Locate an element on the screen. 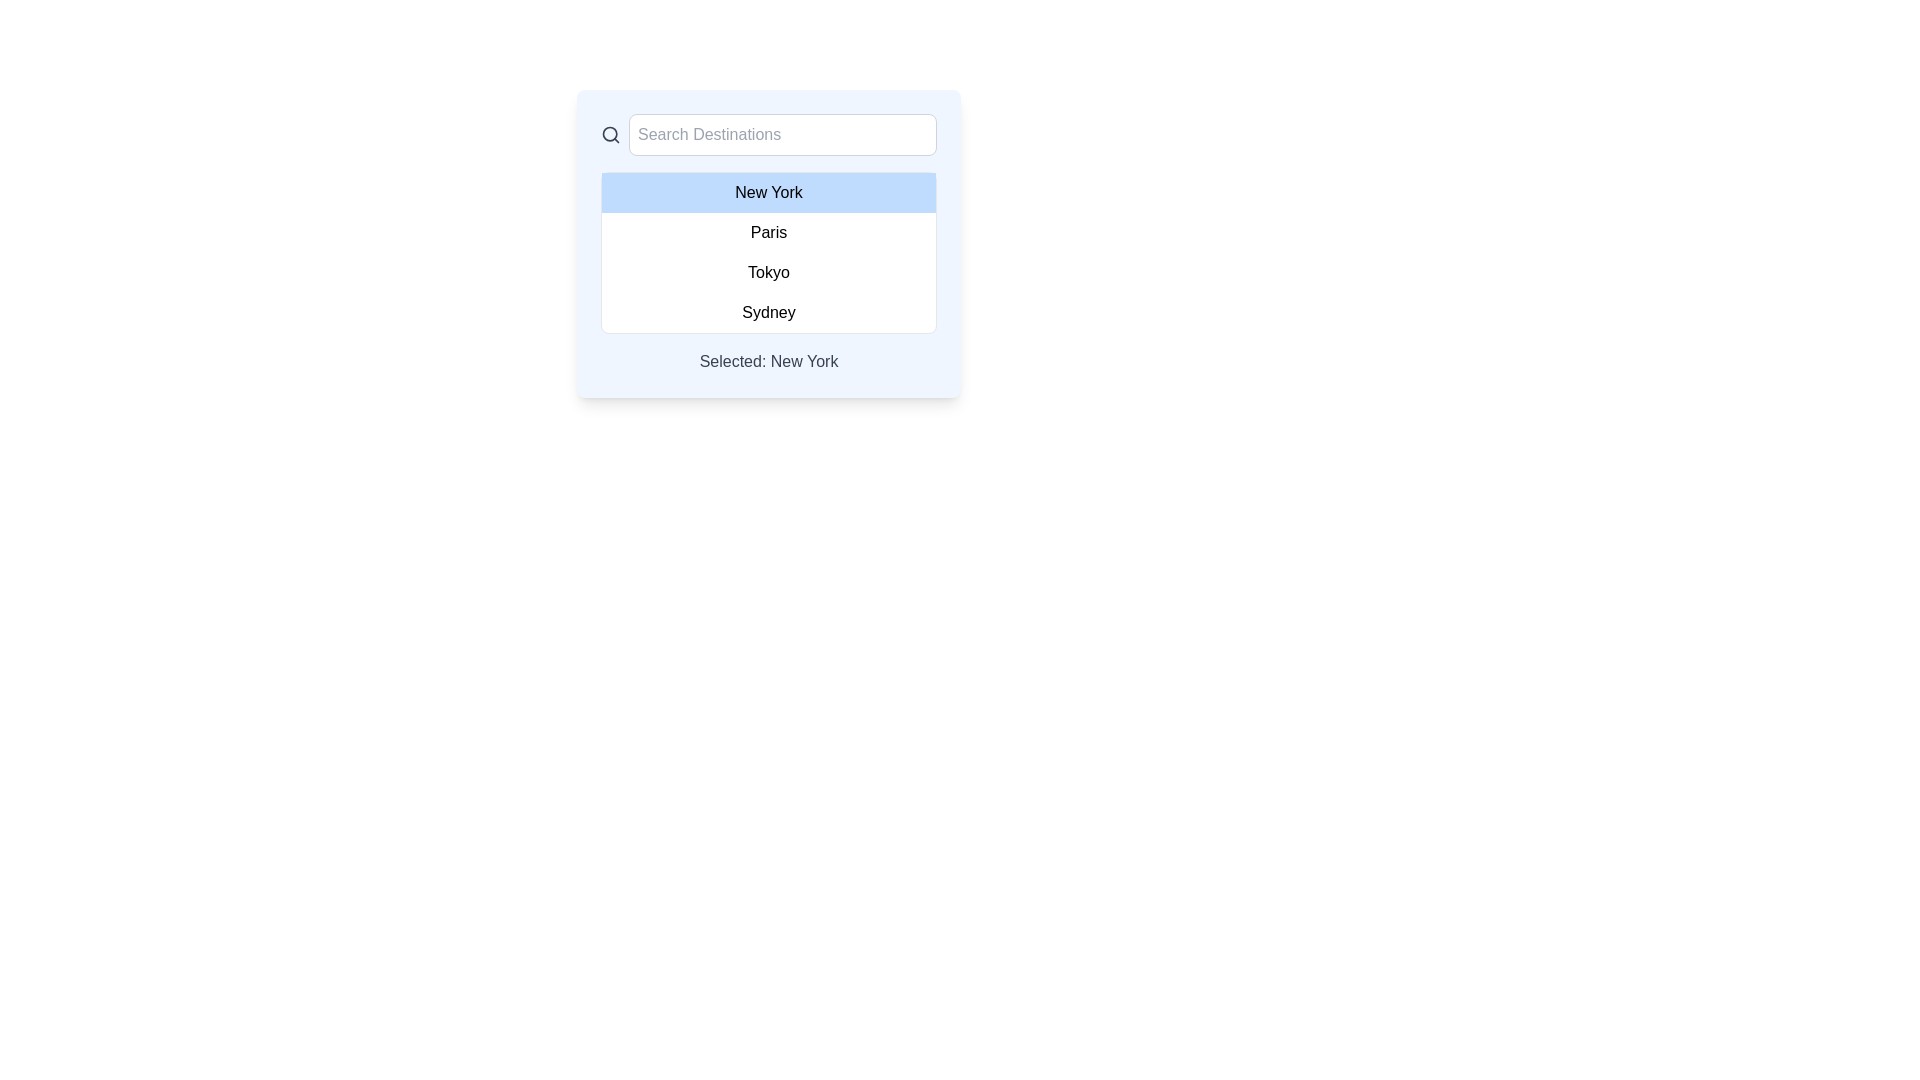  the text display labeled 'Tokyo' is located at coordinates (767, 273).